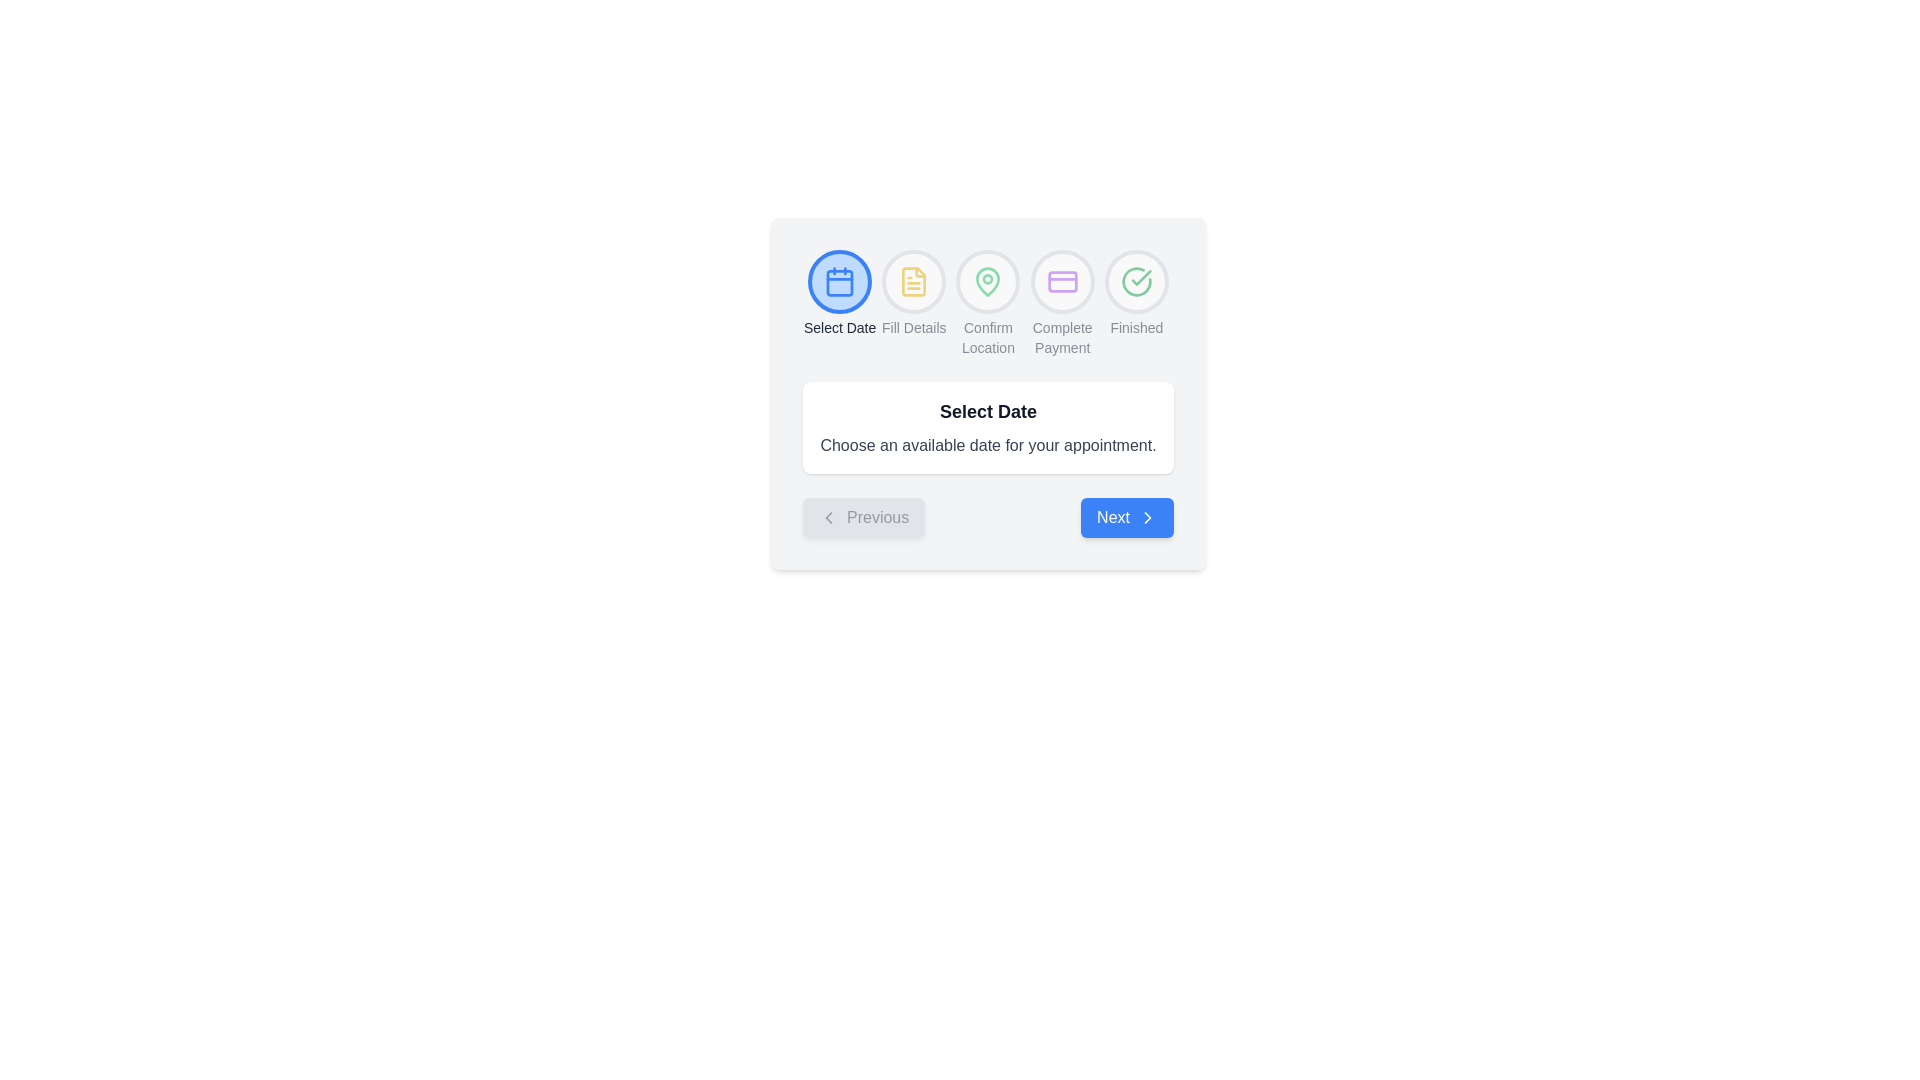 The width and height of the screenshot is (1920, 1080). What do you see at coordinates (829, 516) in the screenshot?
I see `the 'Previous' button by interacting with the left-pointing chevron icon` at bounding box center [829, 516].